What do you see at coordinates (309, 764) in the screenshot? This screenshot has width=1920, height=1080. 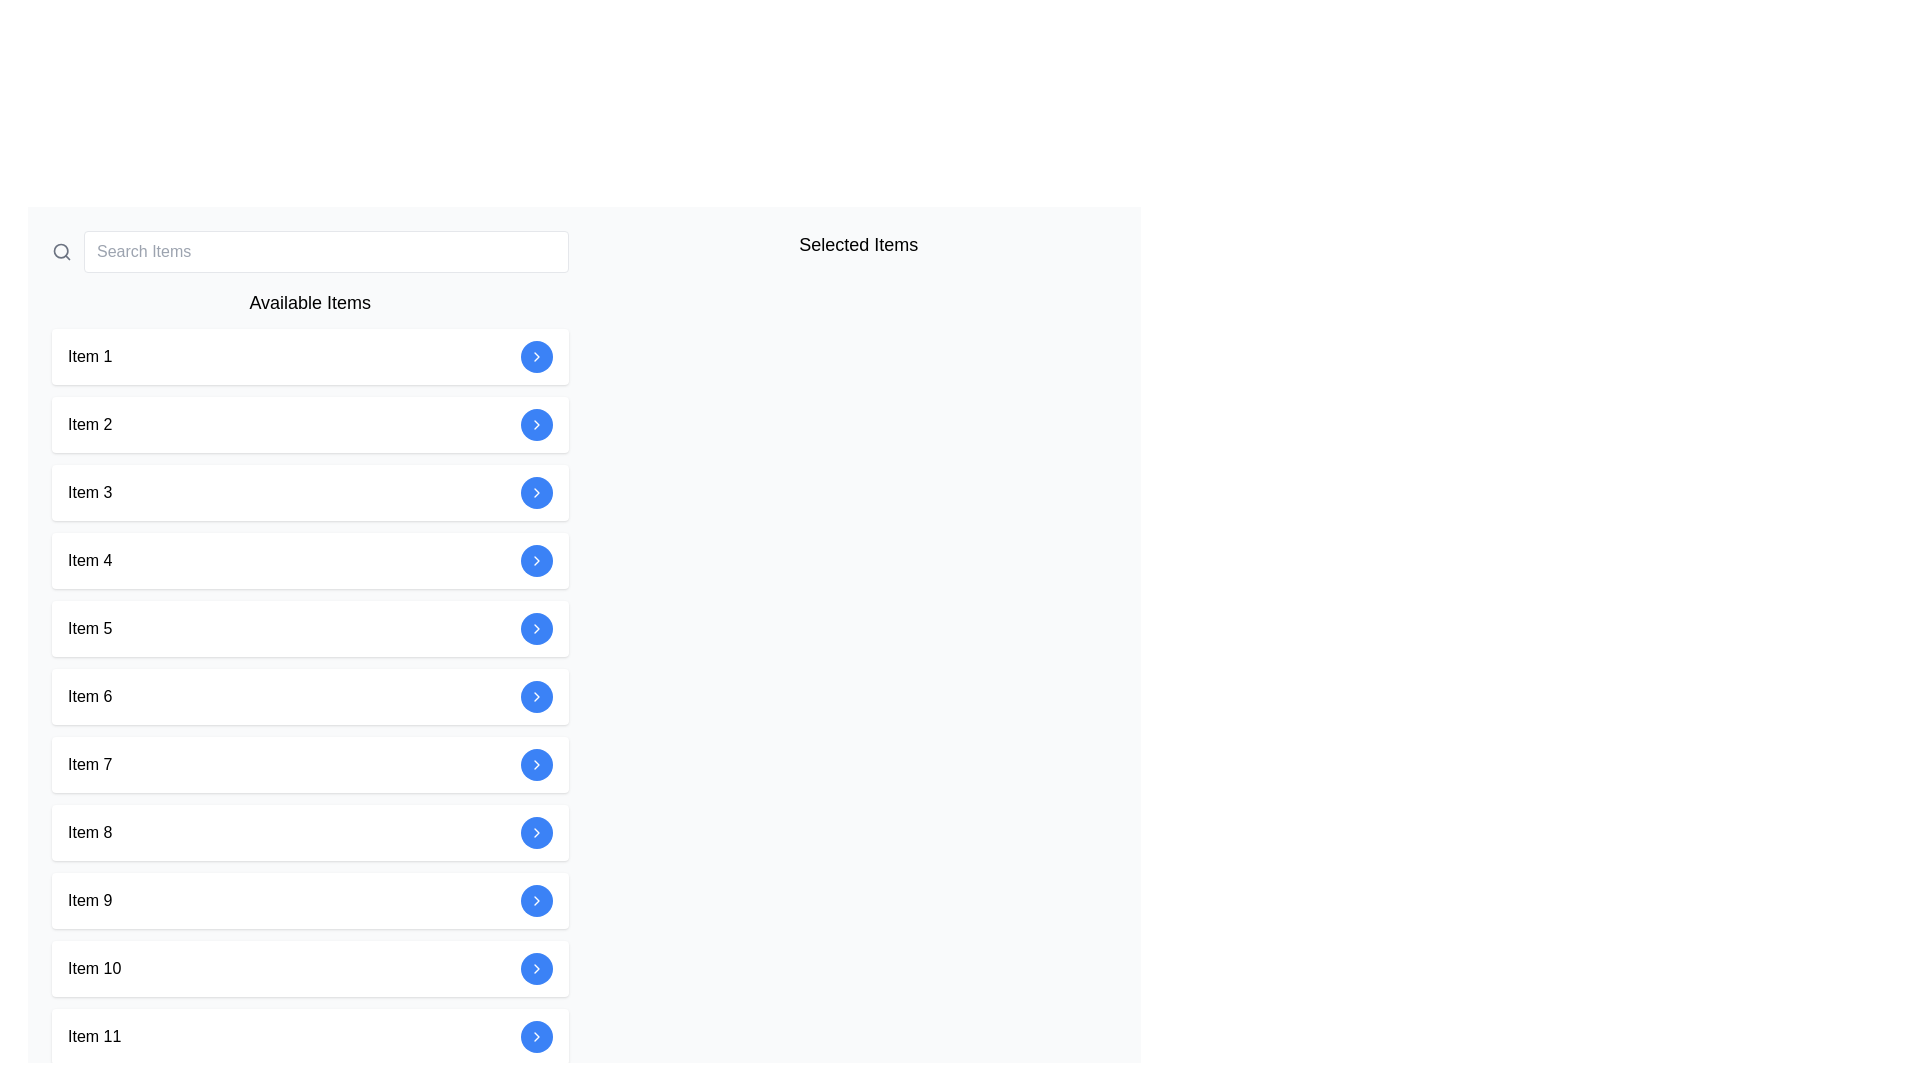 I see `the selectable list item representing 'Item 7' to proceed with the associated action` at bounding box center [309, 764].